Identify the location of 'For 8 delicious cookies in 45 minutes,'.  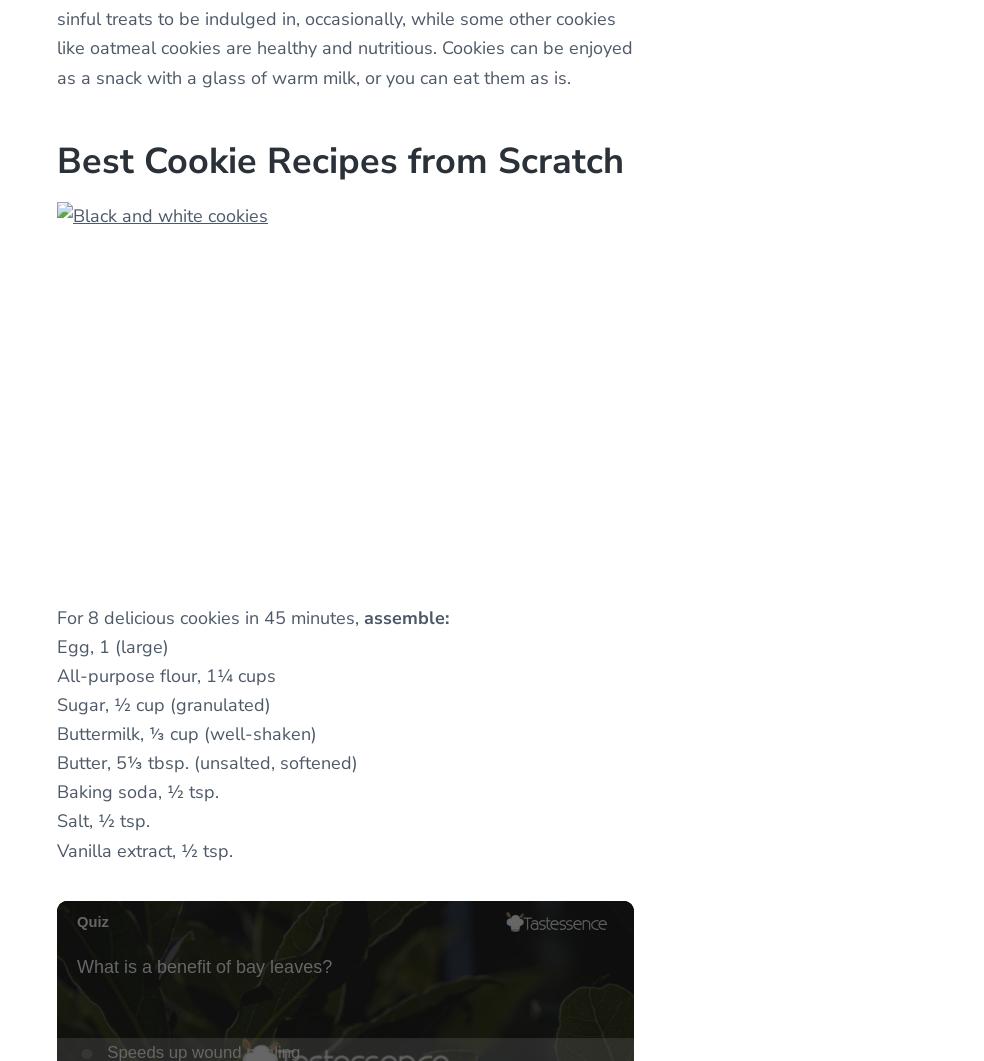
(210, 615).